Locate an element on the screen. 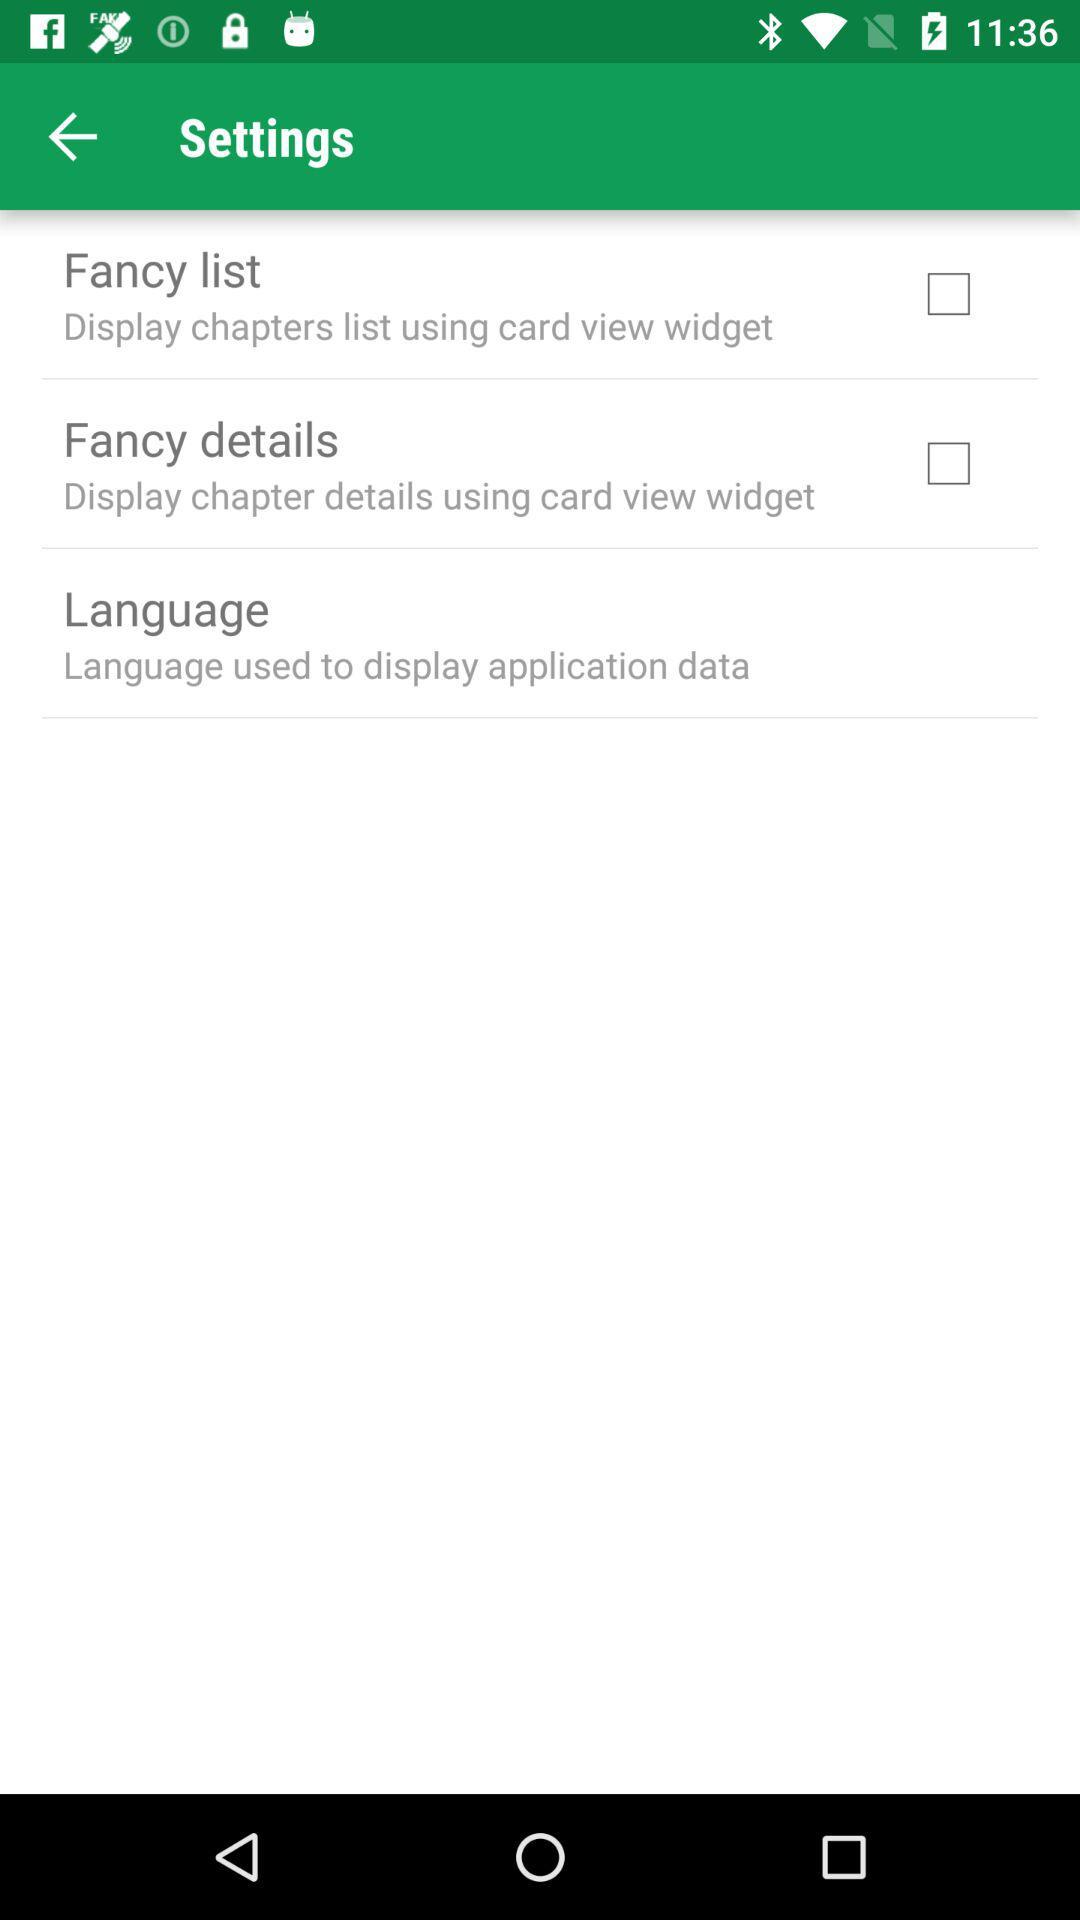  previous is located at coordinates (72, 135).